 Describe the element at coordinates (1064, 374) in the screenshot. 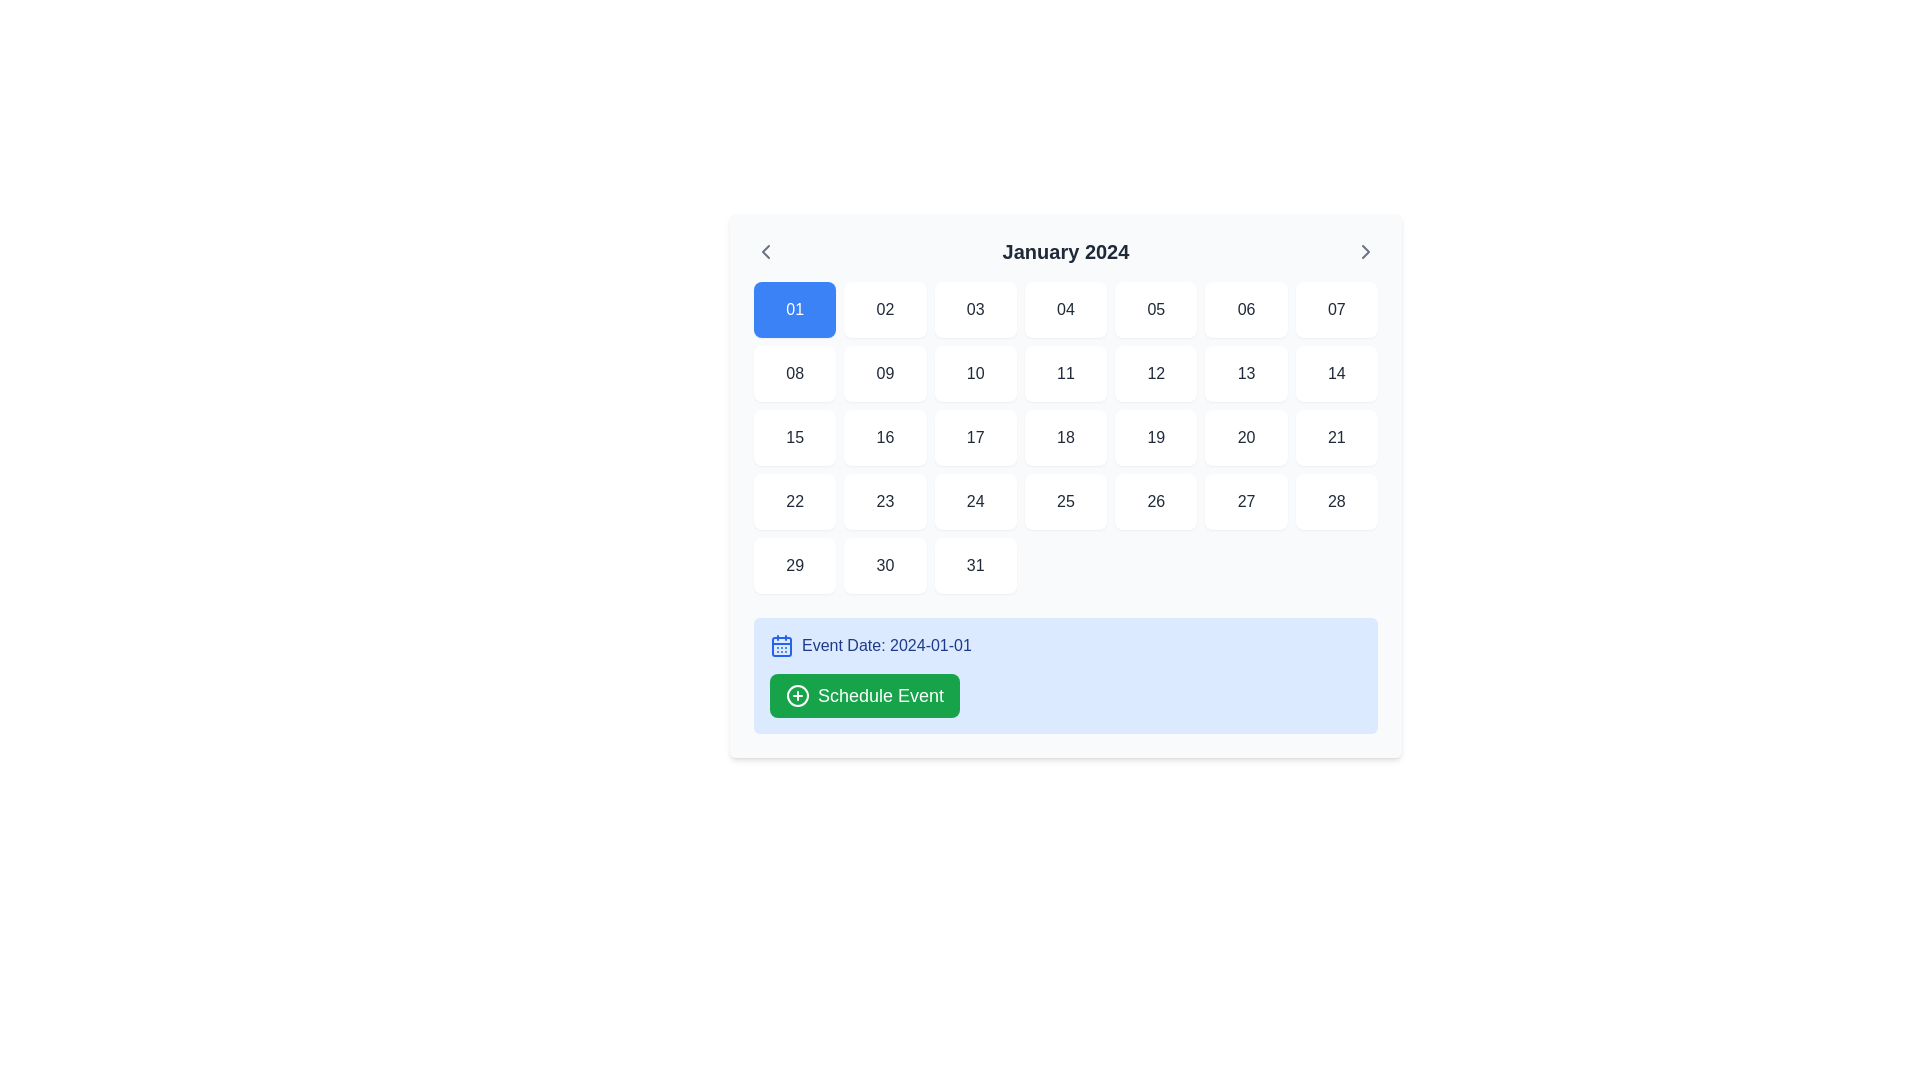

I see `the button displaying the number '11' in bold with a white background in the January 2024 calendar grid` at that location.